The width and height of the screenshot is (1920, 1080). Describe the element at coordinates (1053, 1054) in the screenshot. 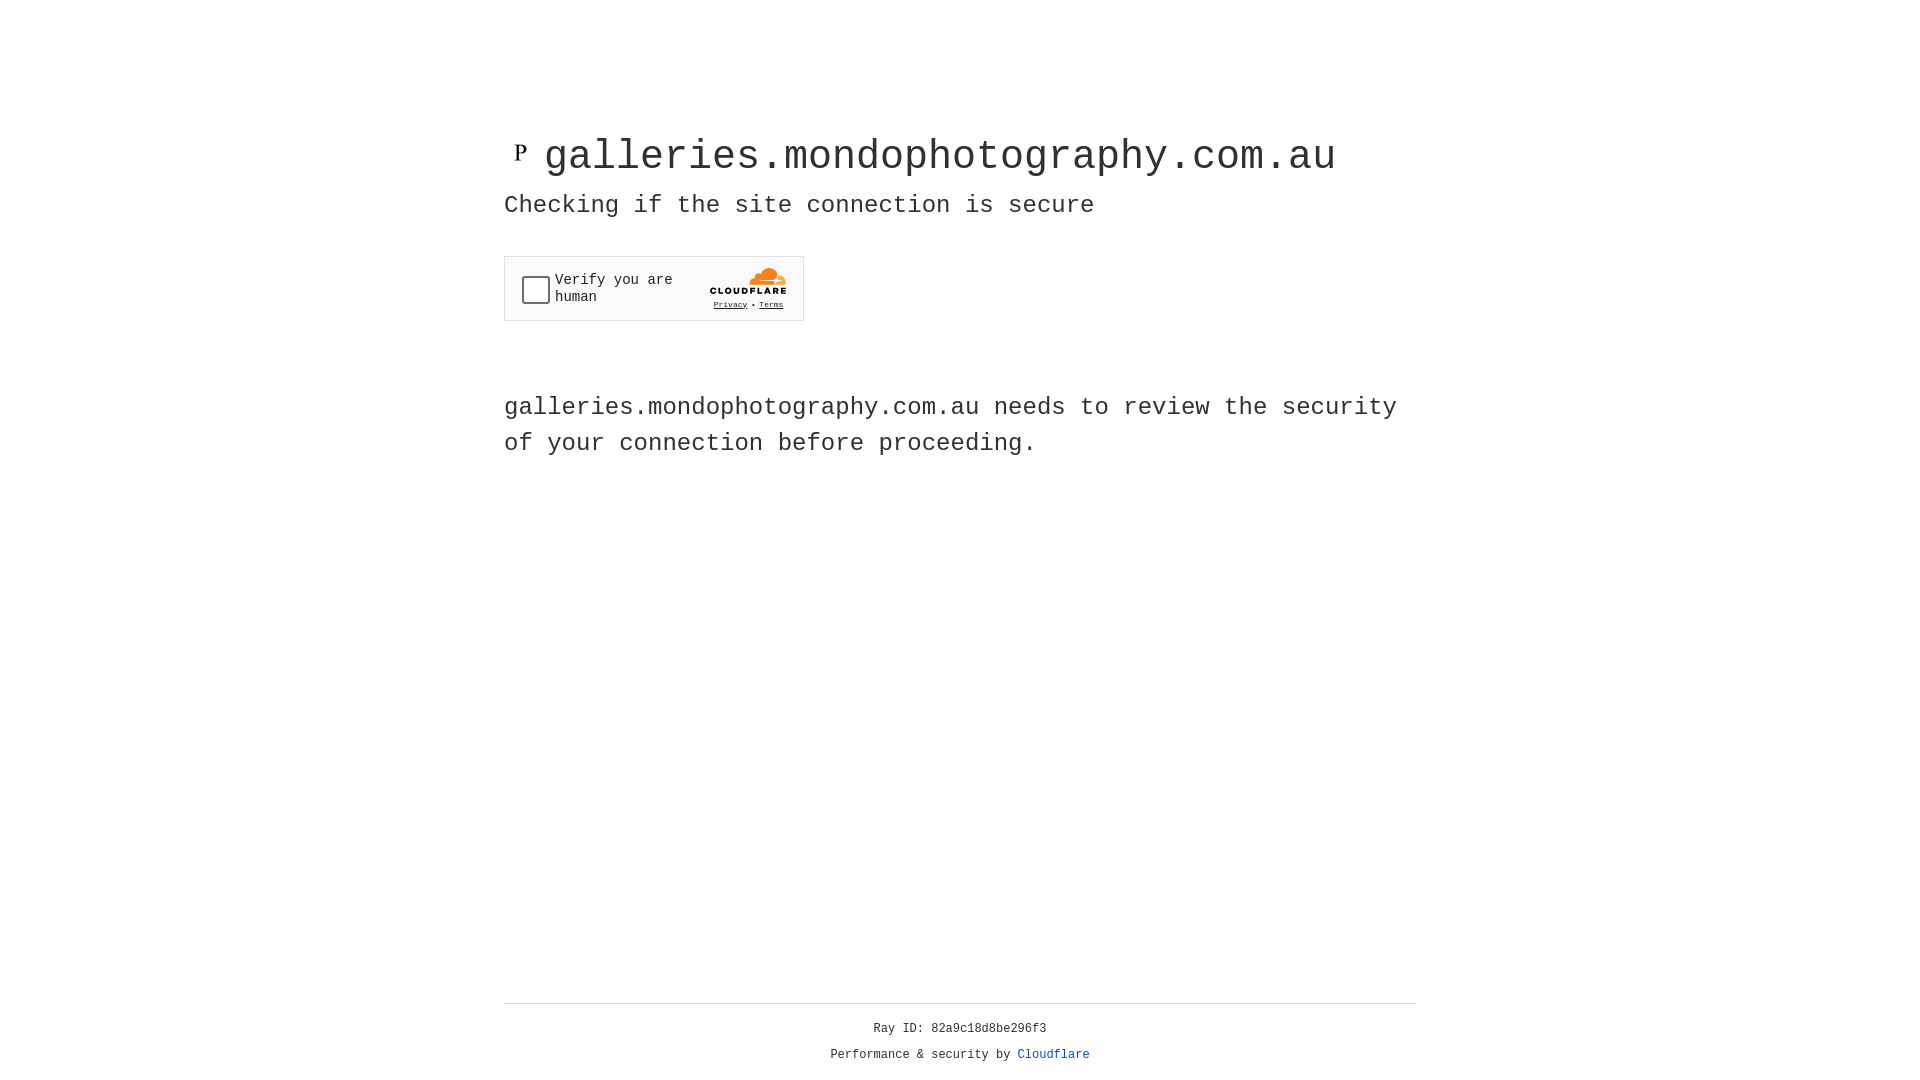

I see `'Cloudflare'` at that location.